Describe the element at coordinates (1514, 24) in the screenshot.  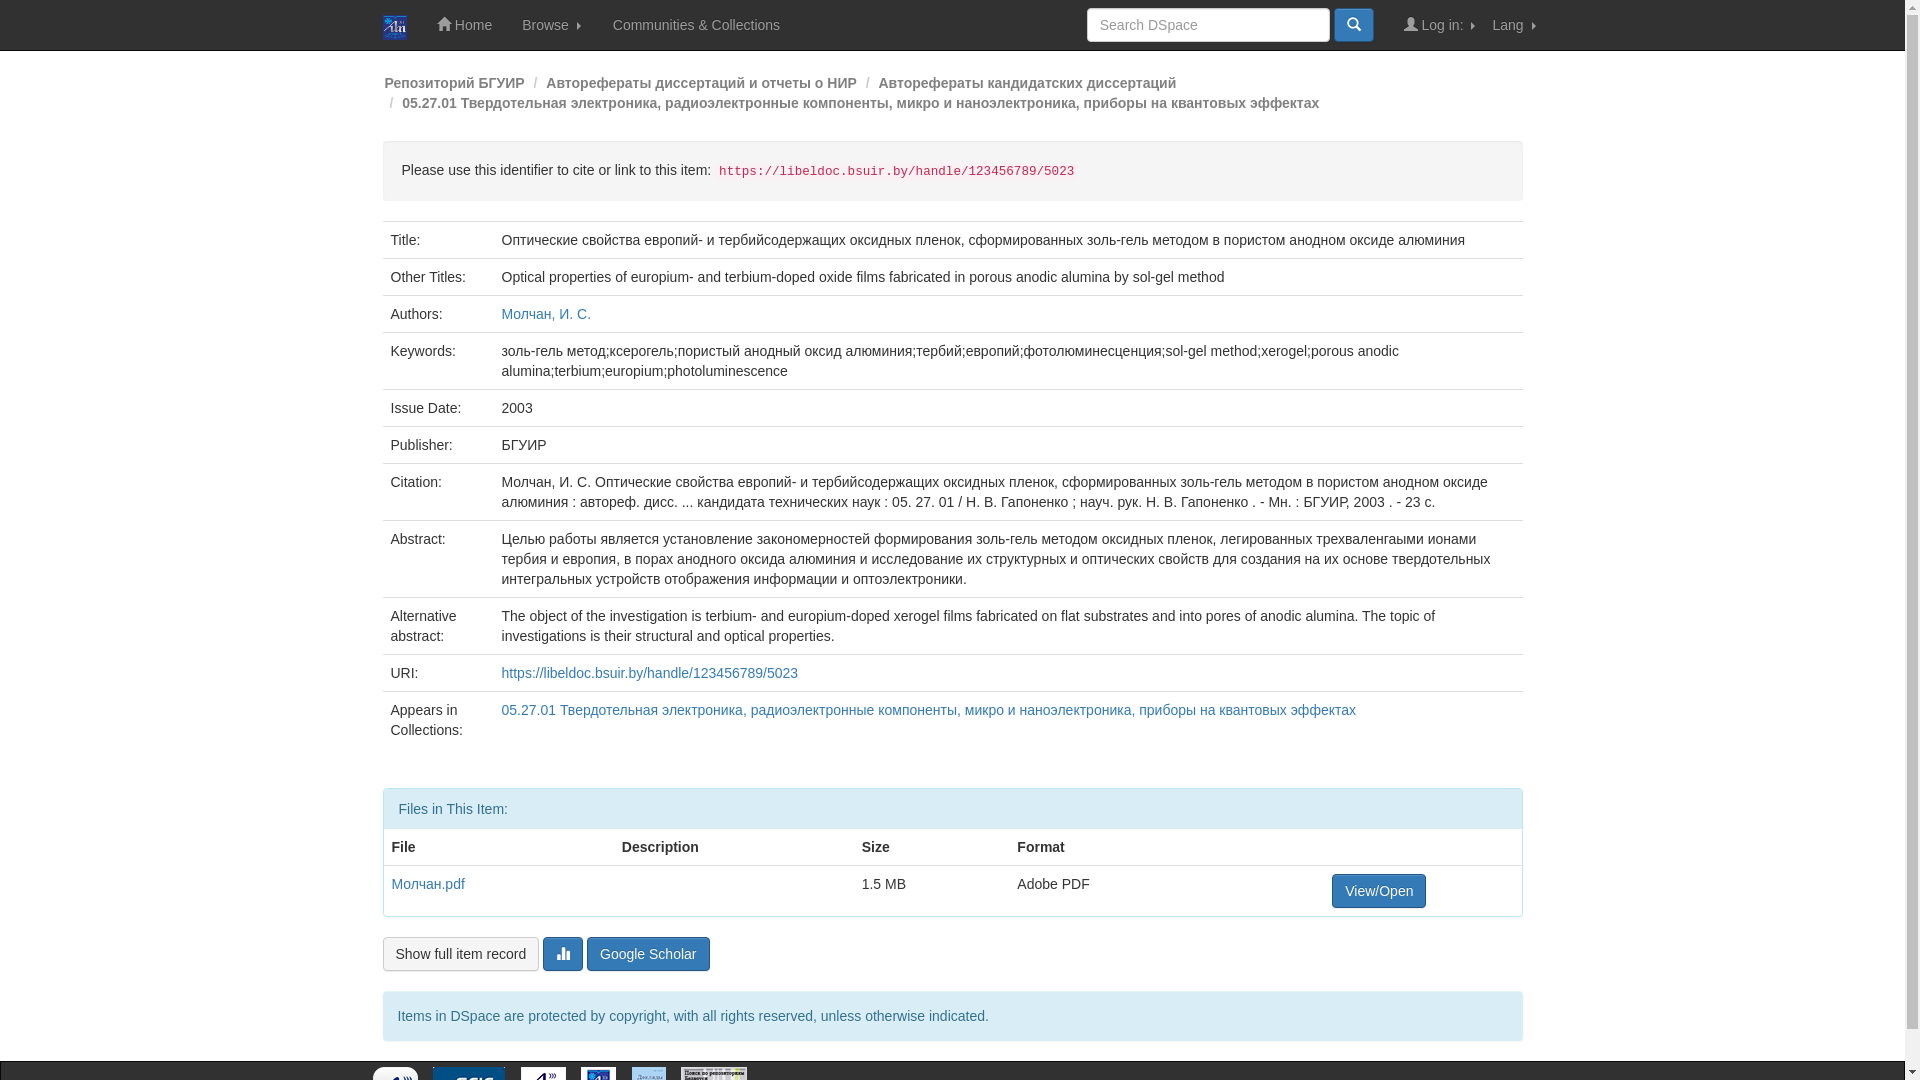
I see `'Lang'` at that location.